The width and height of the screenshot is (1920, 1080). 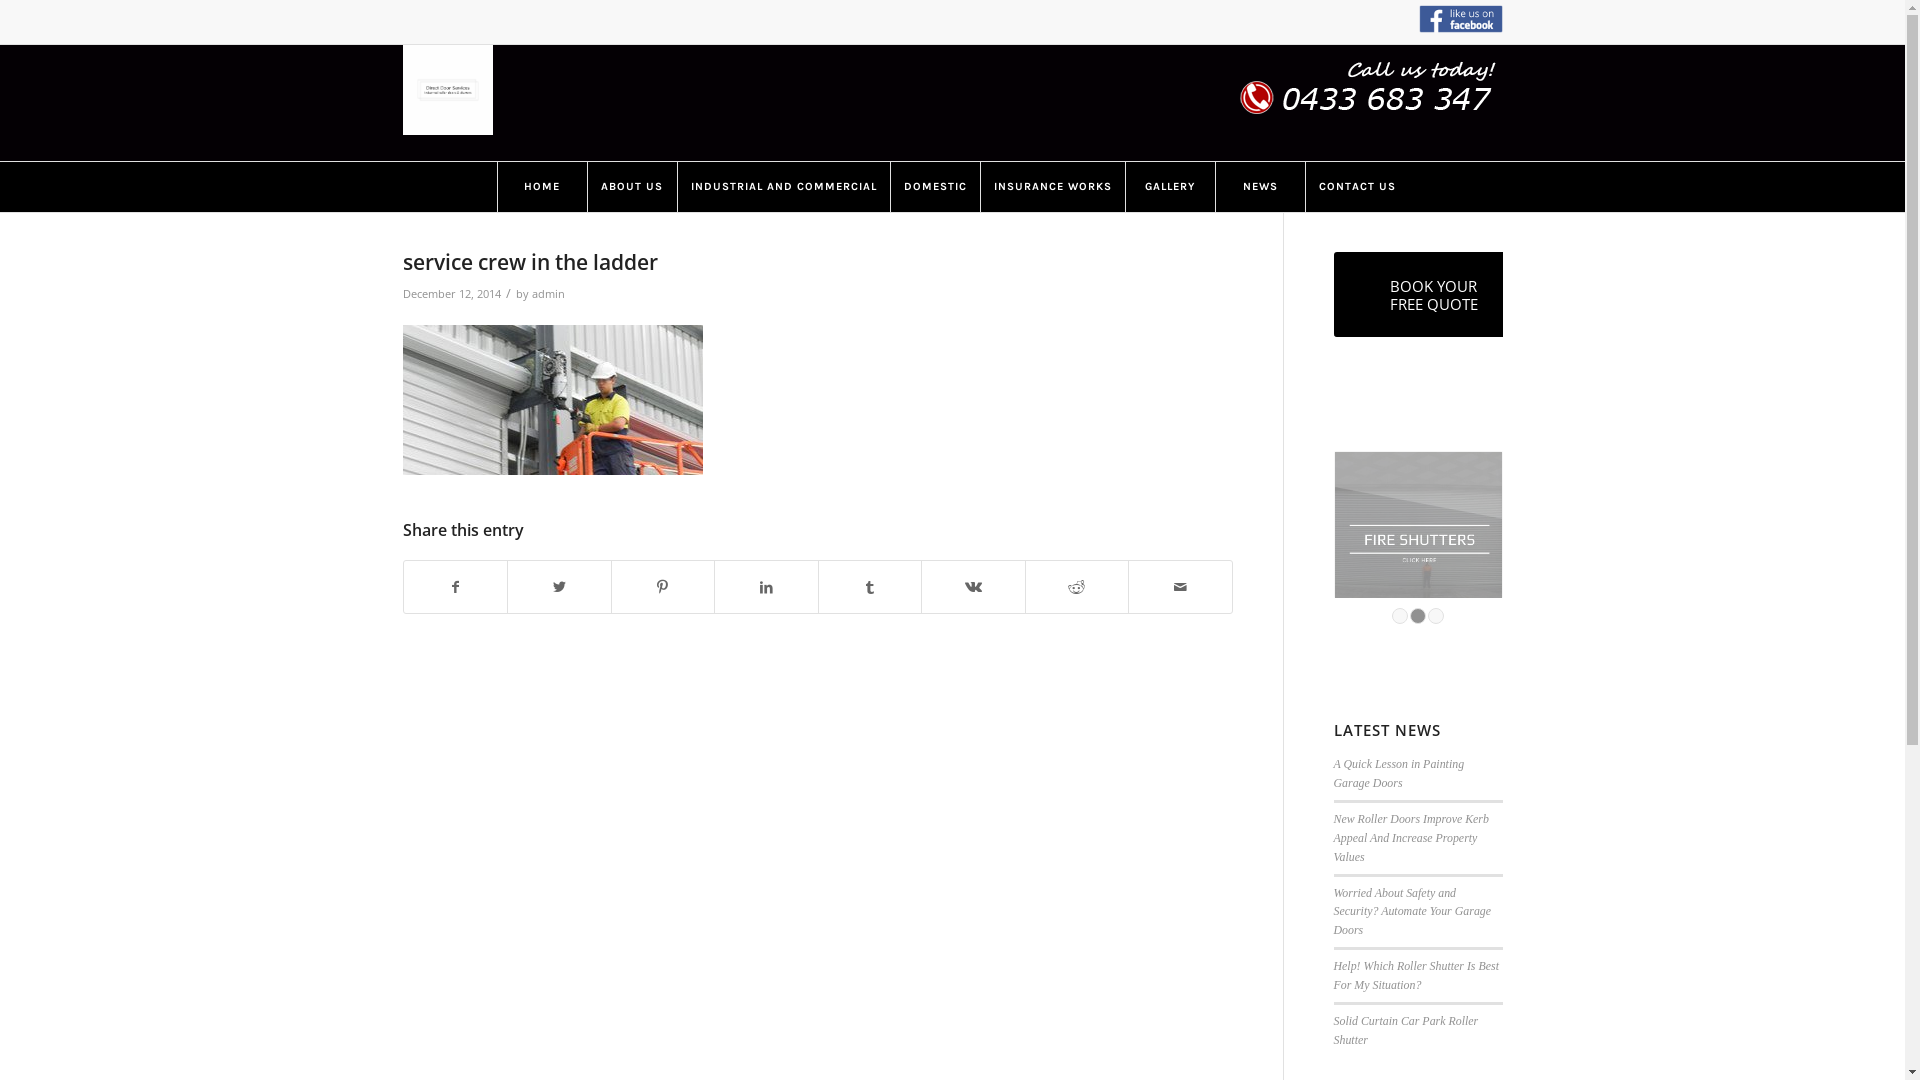 I want to click on '1', so click(x=1399, y=615).